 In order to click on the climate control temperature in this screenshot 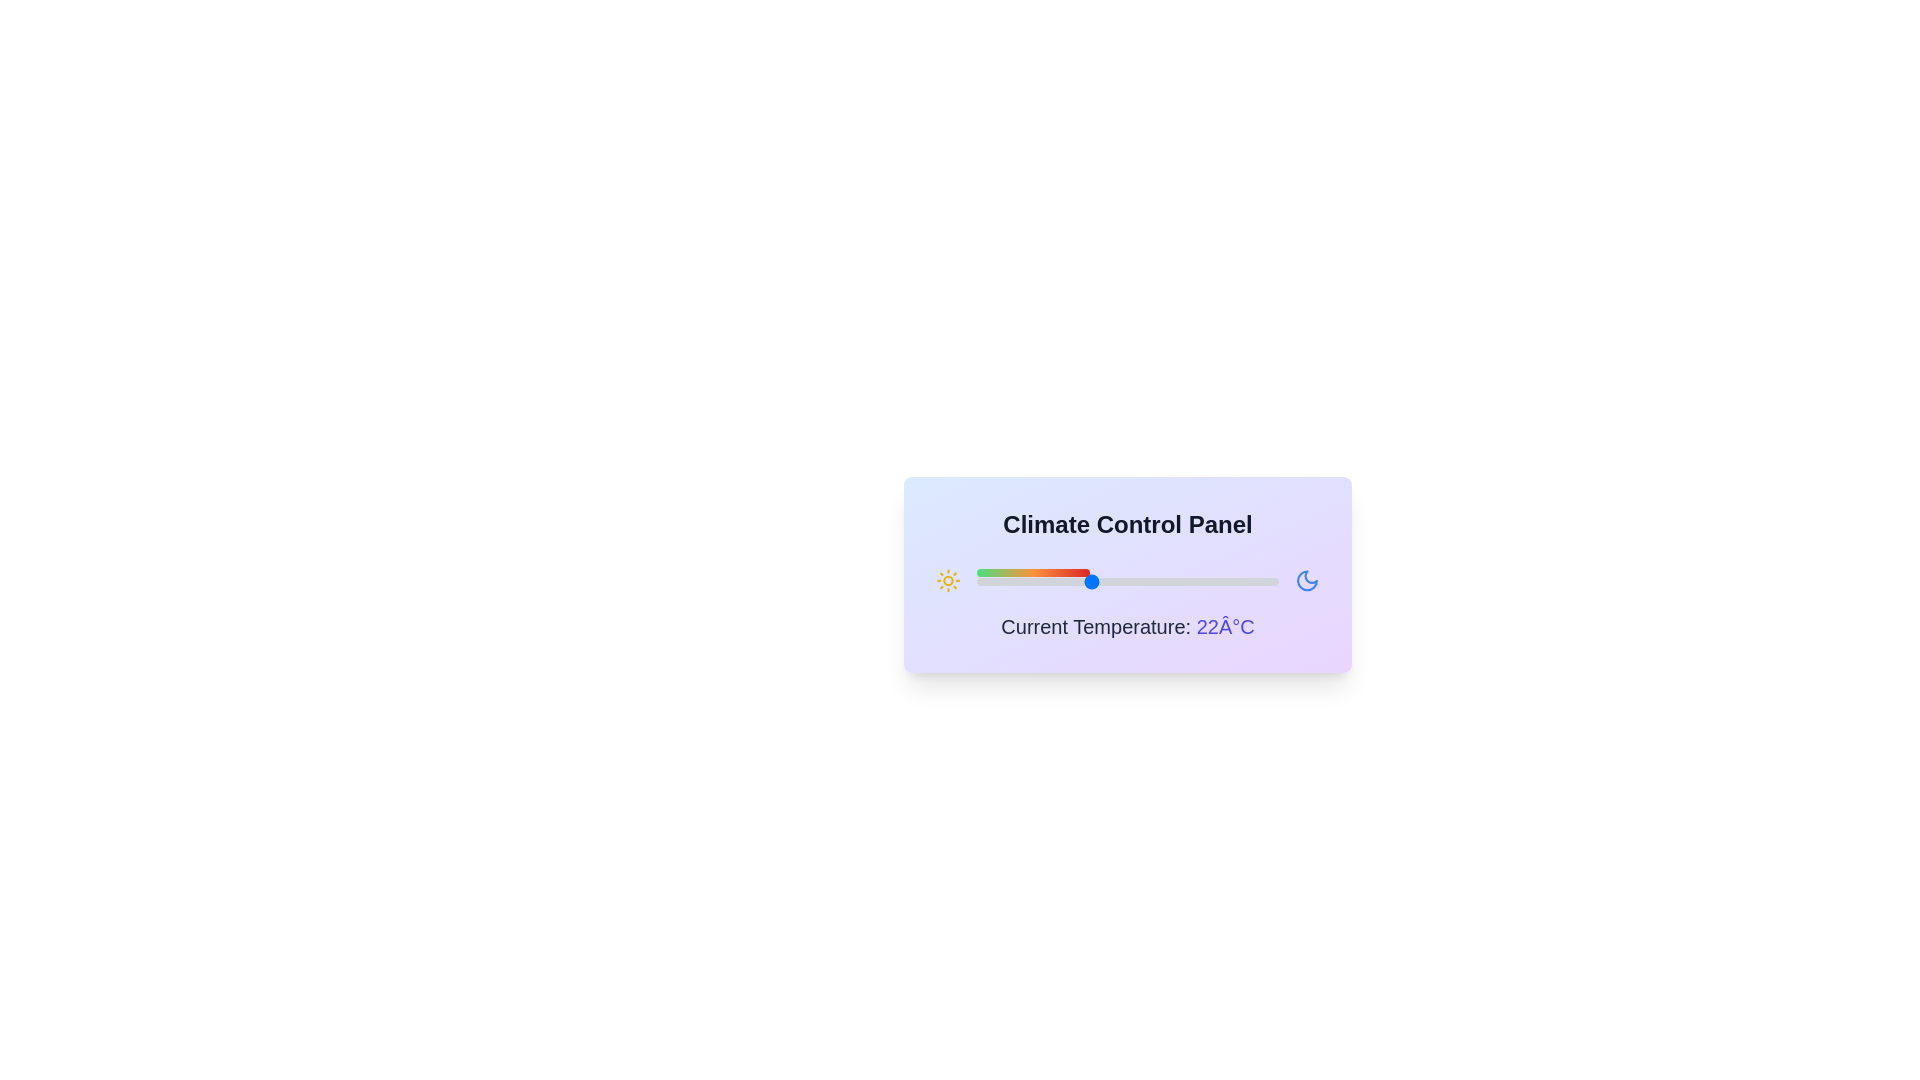, I will do `click(977, 582)`.